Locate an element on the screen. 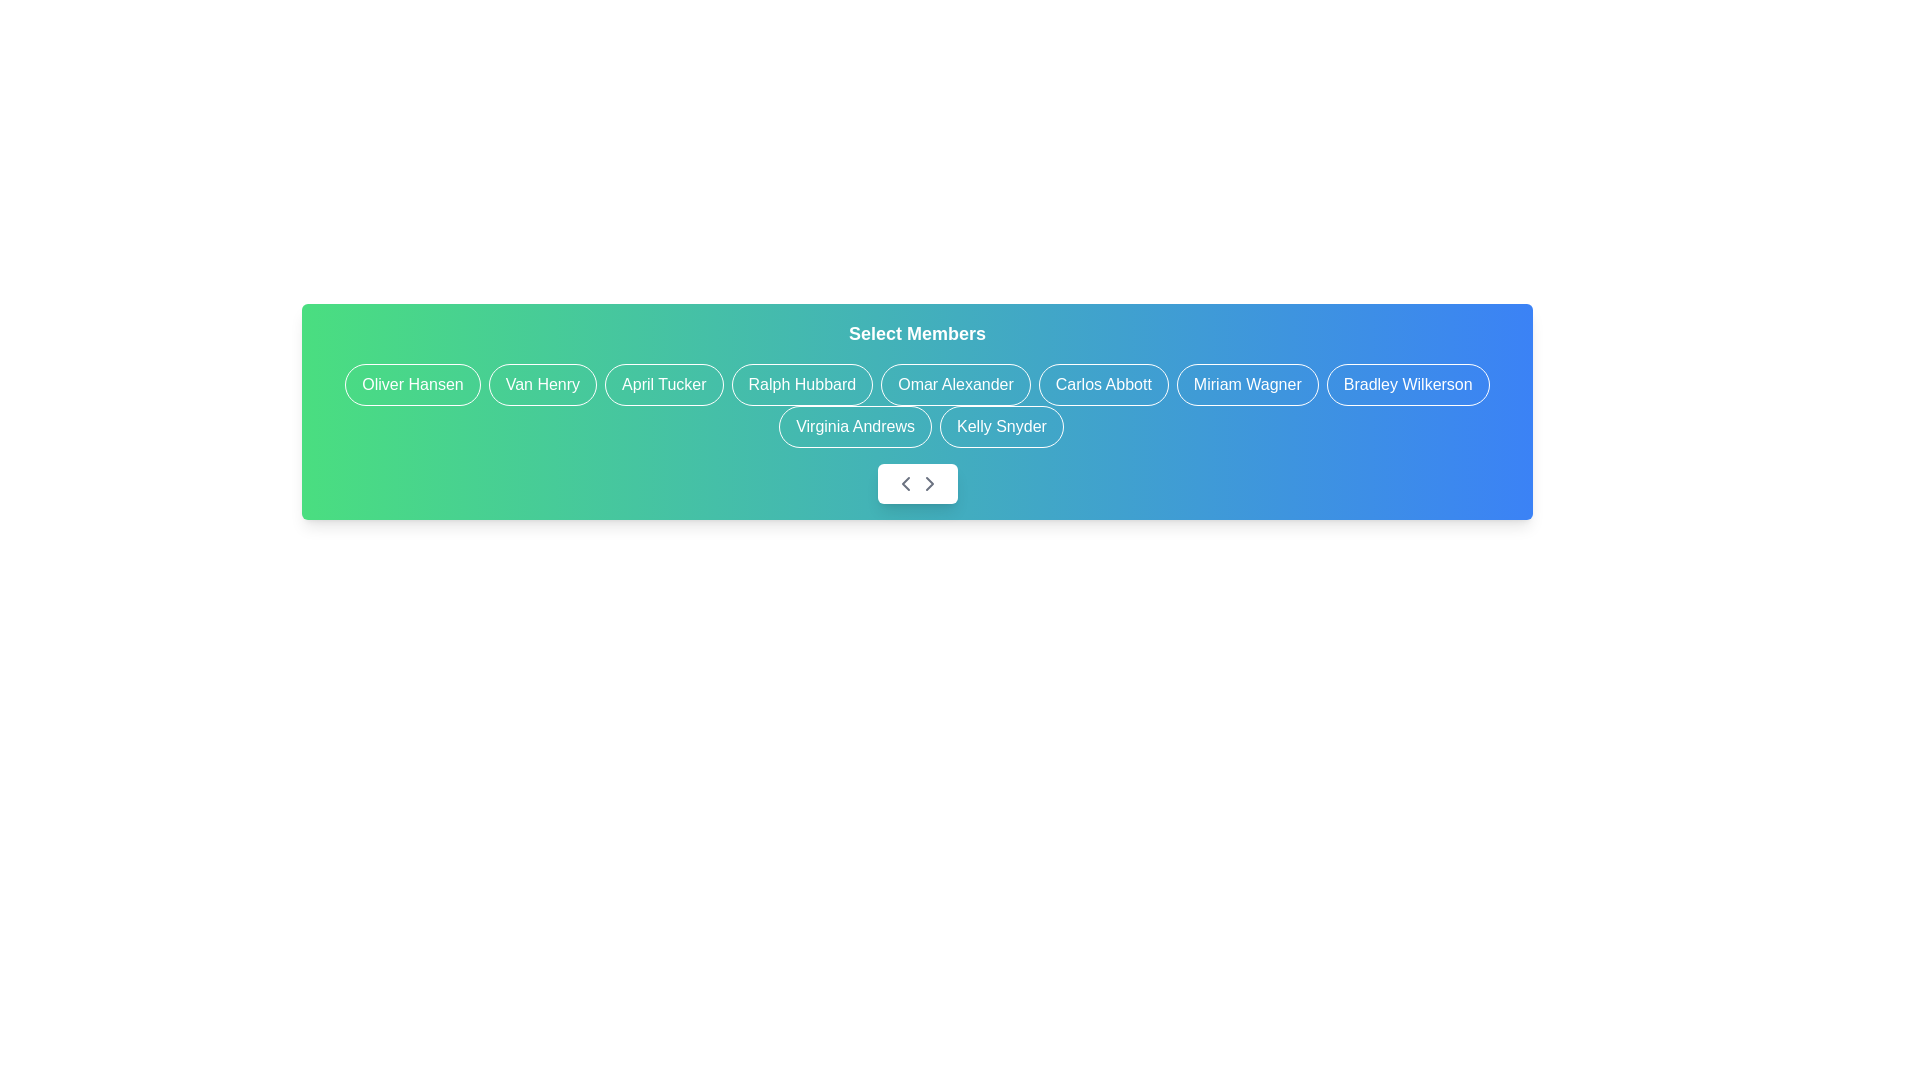 This screenshot has width=1920, height=1080. the chevron arrow icon pointing to the right, which serves as a forward navigation button located at the bottom center of the interface, to possibly highlight or show a tooltip is located at coordinates (928, 483).